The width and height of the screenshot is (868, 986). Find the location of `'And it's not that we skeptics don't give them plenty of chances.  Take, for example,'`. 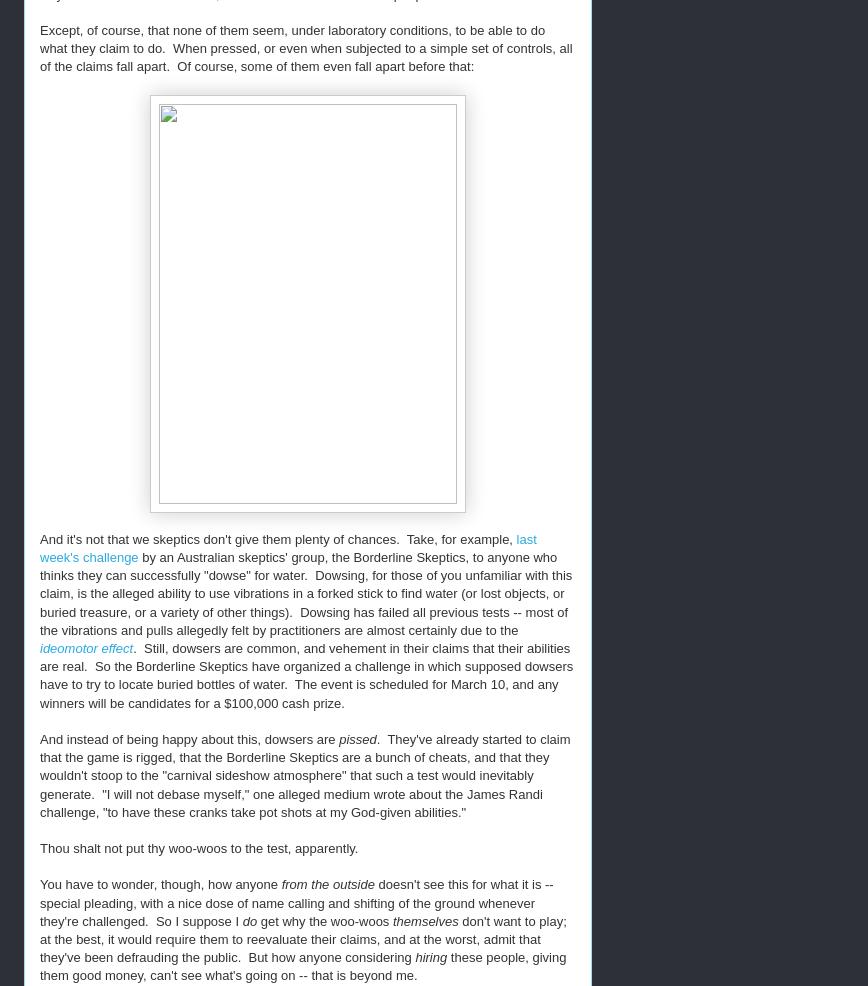

'And it's not that we skeptics don't give them plenty of chances.  Take, for example,' is located at coordinates (278, 537).